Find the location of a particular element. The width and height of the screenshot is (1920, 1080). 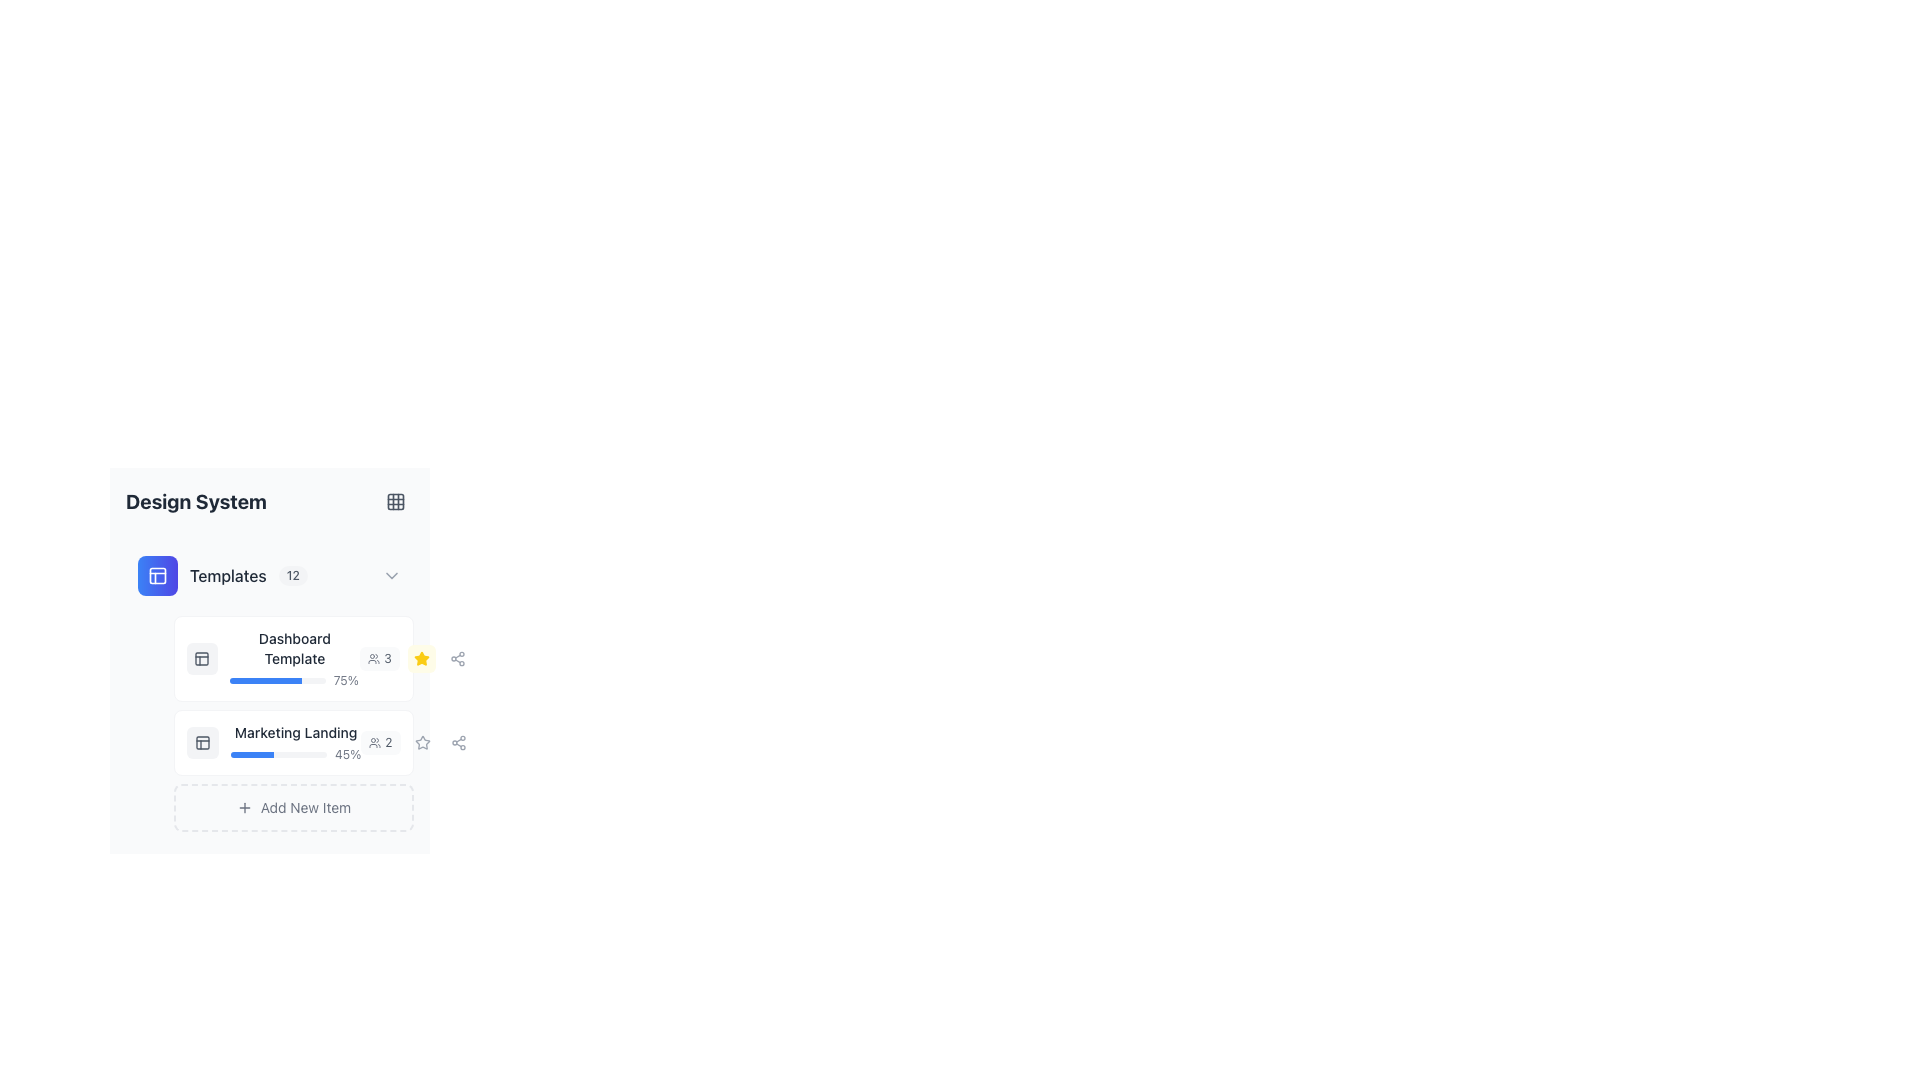

the share icon associated with the 'Marketing Landing' item in the 'Templates' section, located on the far right-hand side of the second list item is located at coordinates (457, 743).